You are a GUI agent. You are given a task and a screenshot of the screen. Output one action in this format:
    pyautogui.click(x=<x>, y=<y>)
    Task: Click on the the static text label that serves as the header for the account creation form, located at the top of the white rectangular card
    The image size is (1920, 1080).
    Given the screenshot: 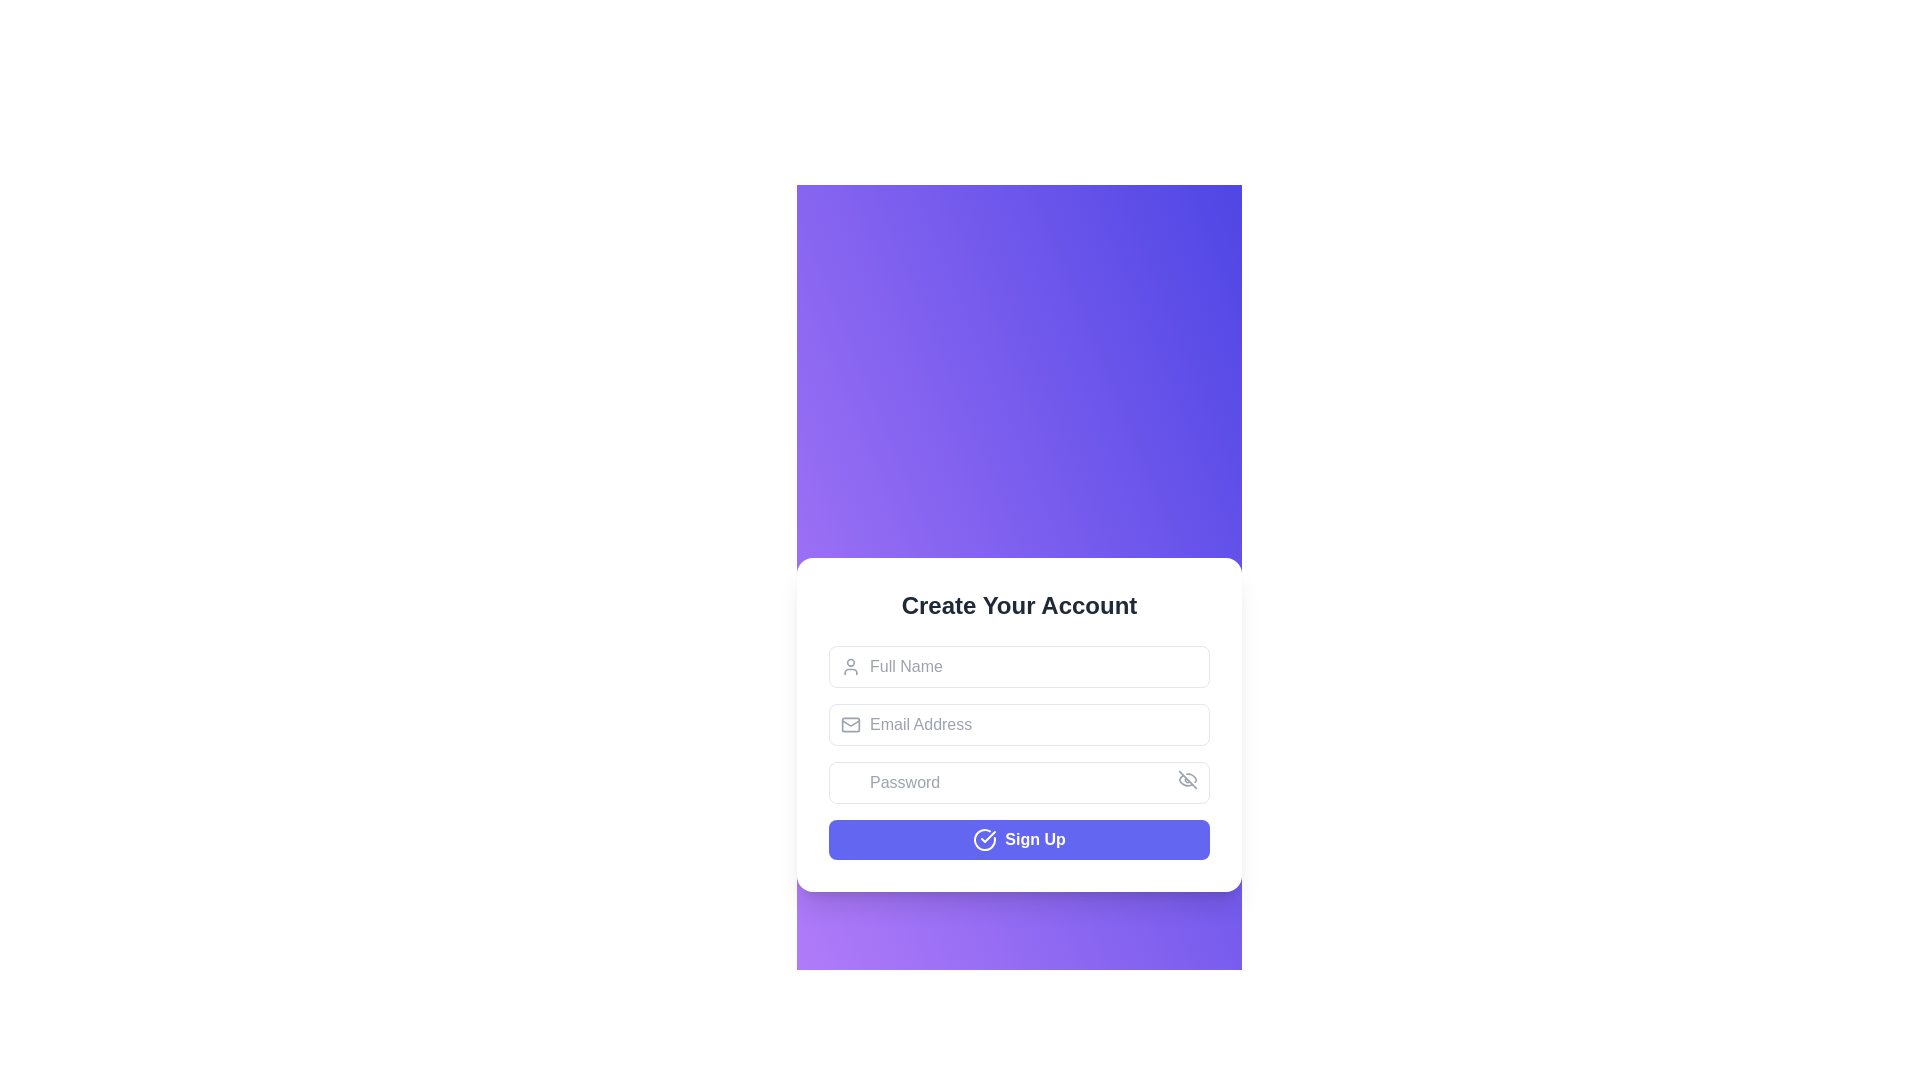 What is the action you would take?
    pyautogui.click(x=1019, y=604)
    